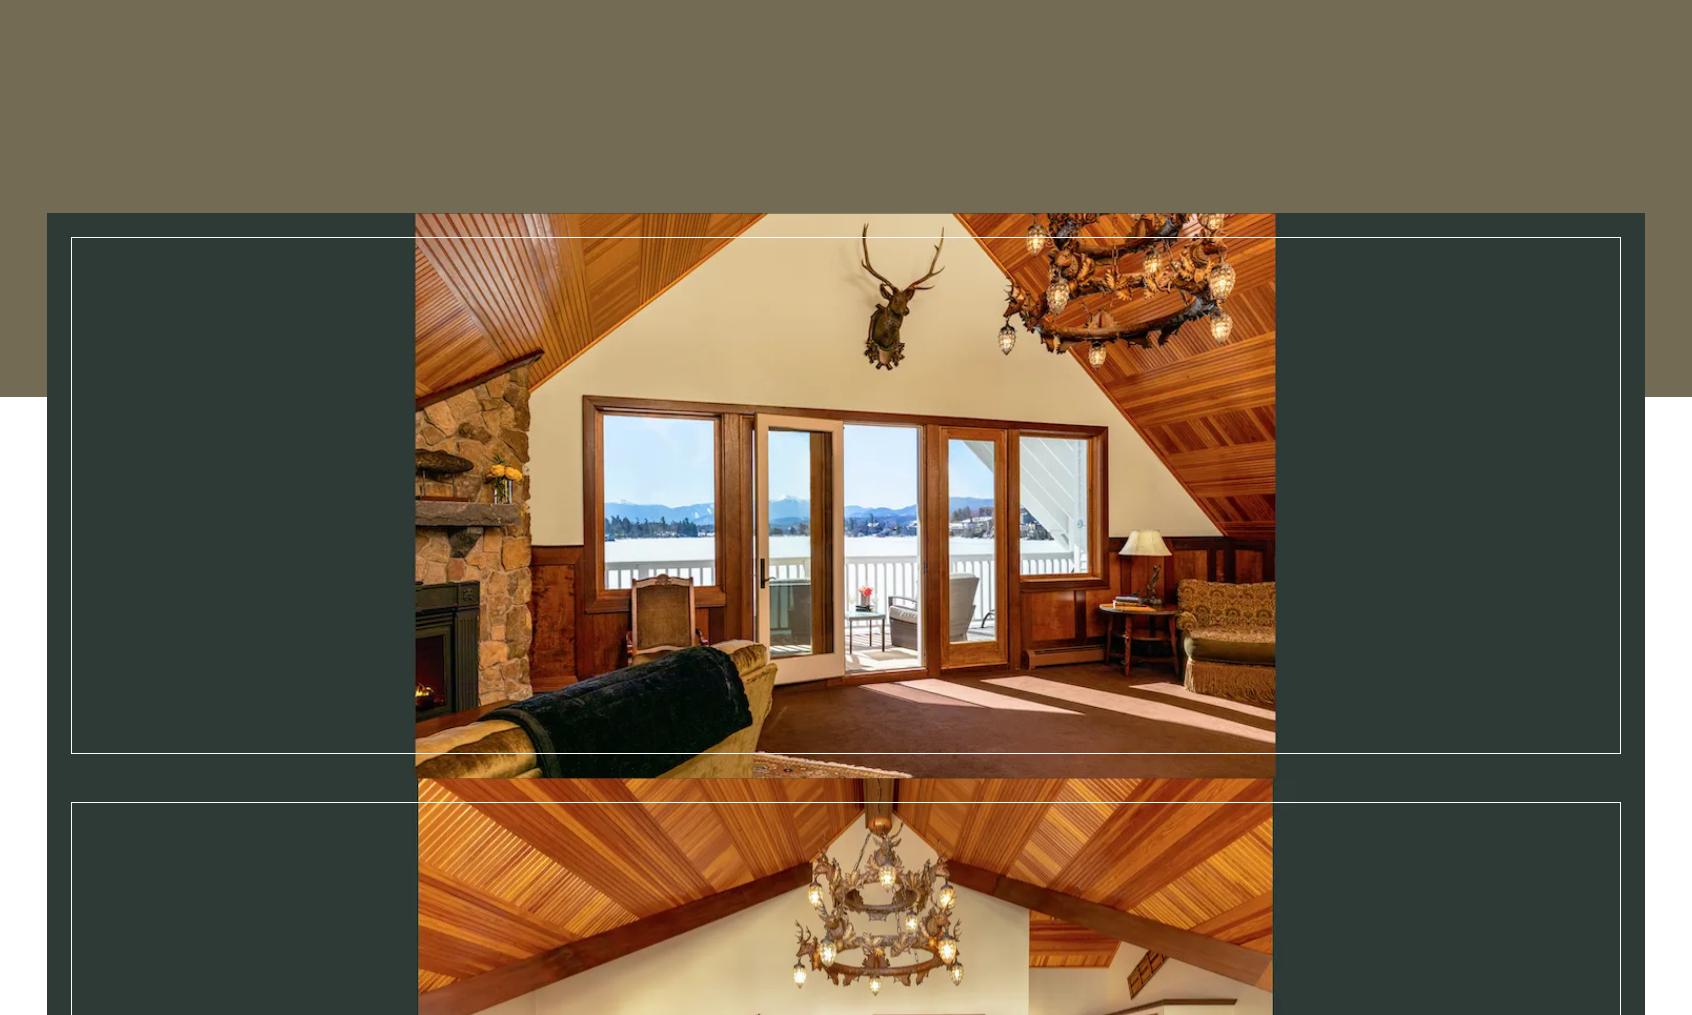  I want to click on 'Spa', so click(737, 39).